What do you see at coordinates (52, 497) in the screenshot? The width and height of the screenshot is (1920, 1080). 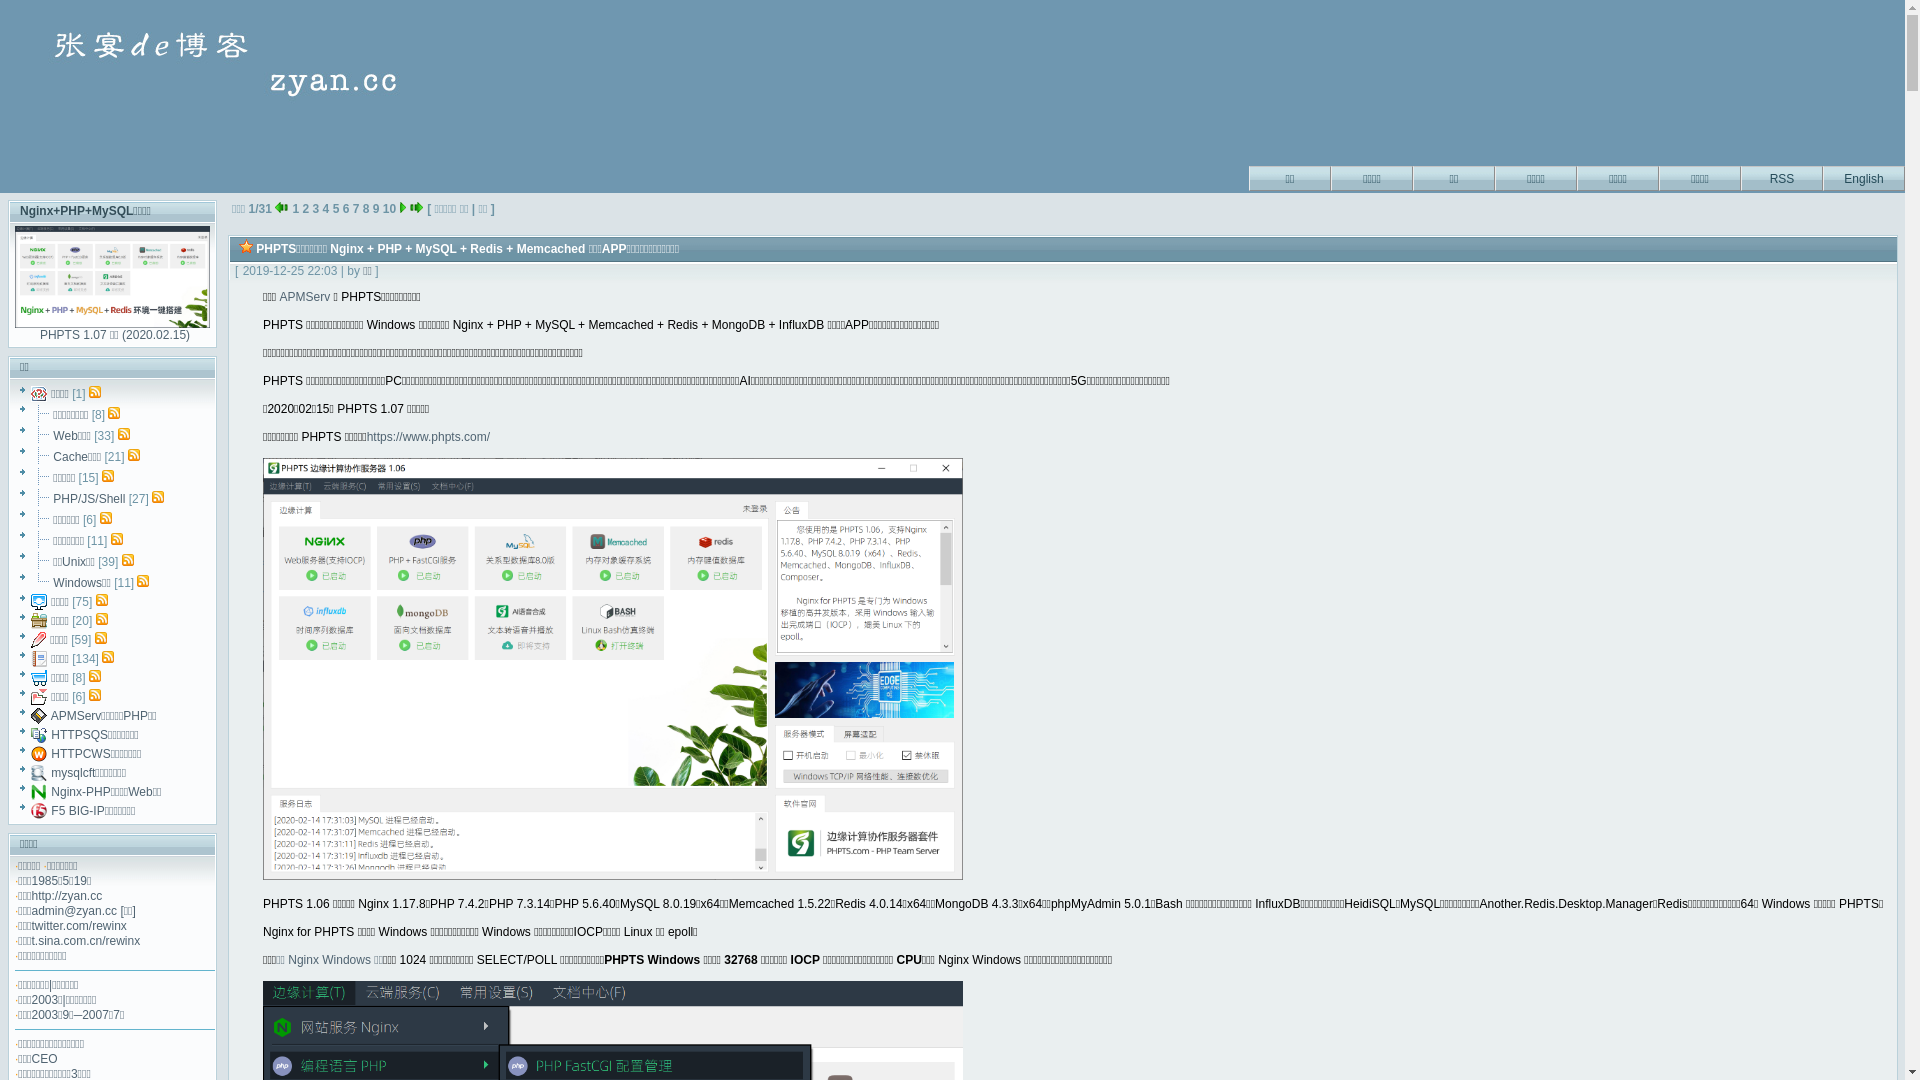 I see `'PHP/JS/Shell'` at bounding box center [52, 497].